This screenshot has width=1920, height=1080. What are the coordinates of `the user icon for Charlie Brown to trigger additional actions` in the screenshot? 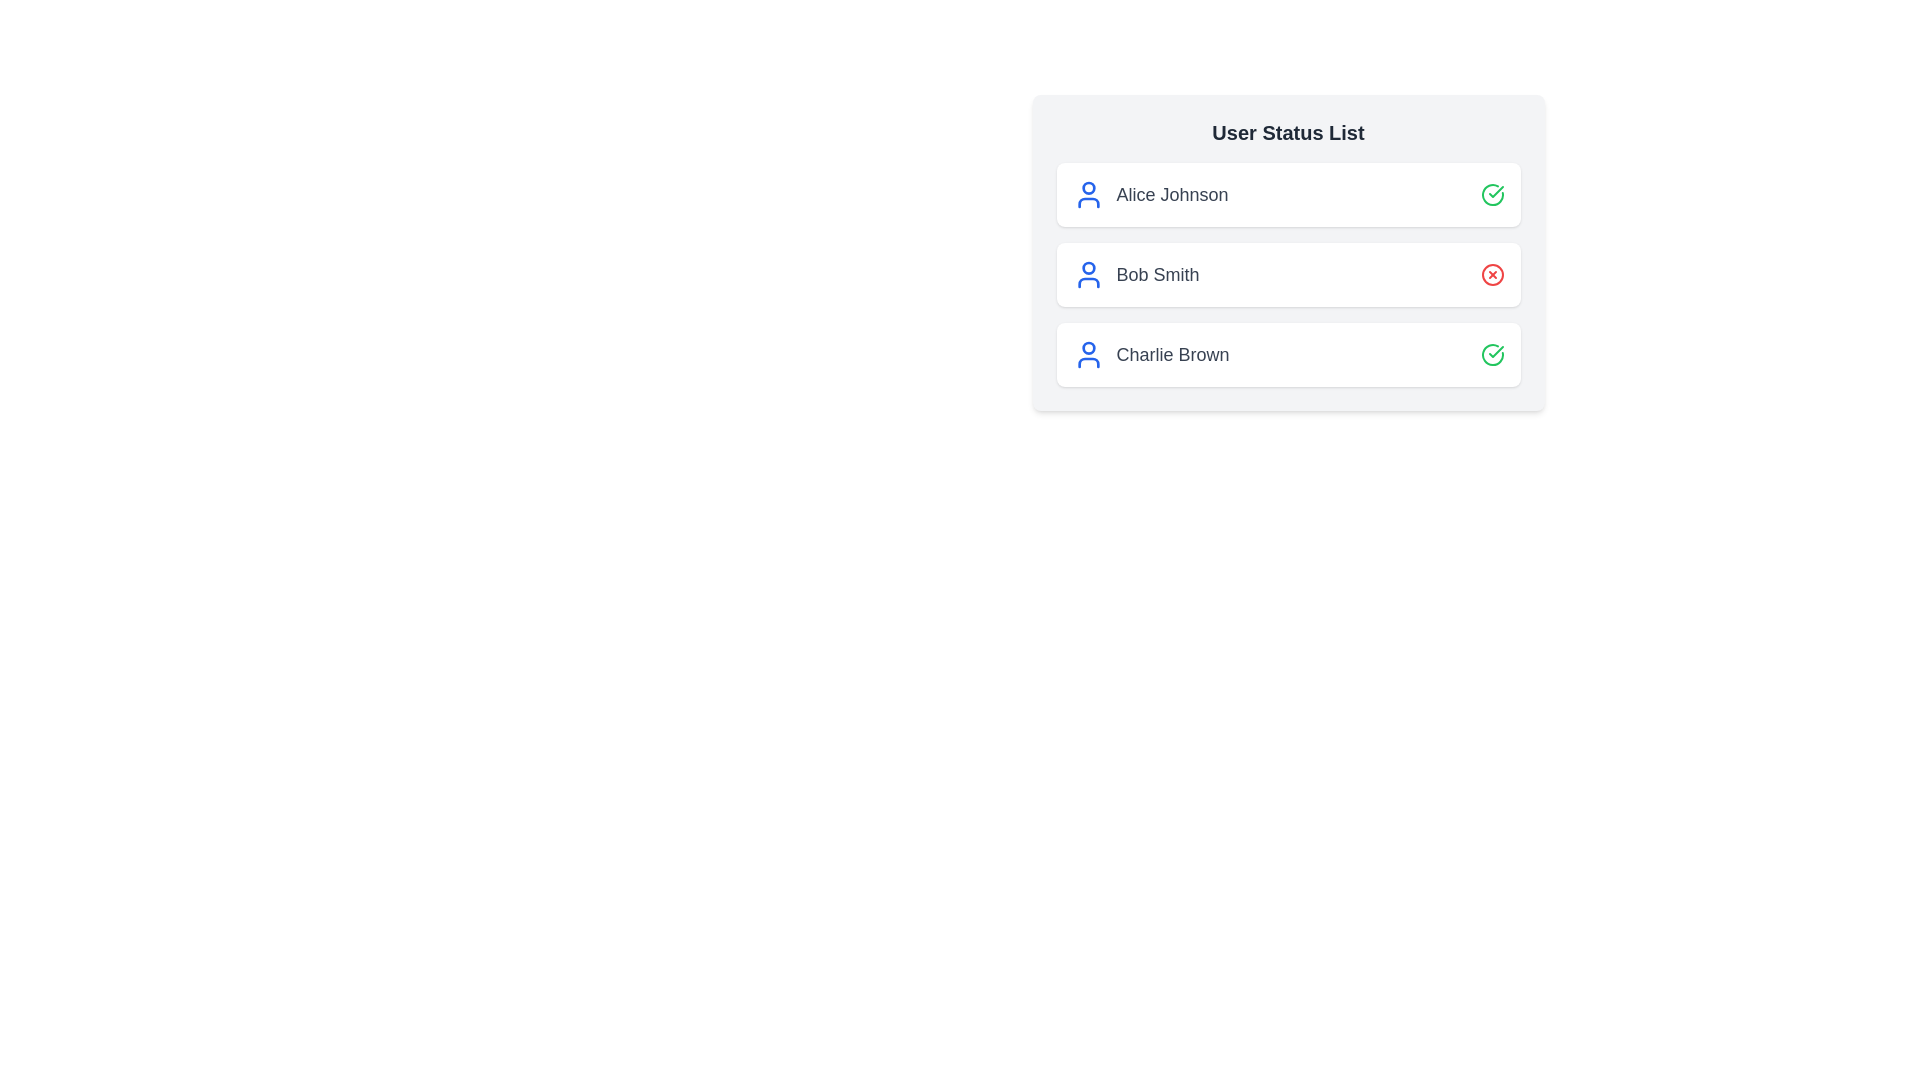 It's located at (1087, 353).